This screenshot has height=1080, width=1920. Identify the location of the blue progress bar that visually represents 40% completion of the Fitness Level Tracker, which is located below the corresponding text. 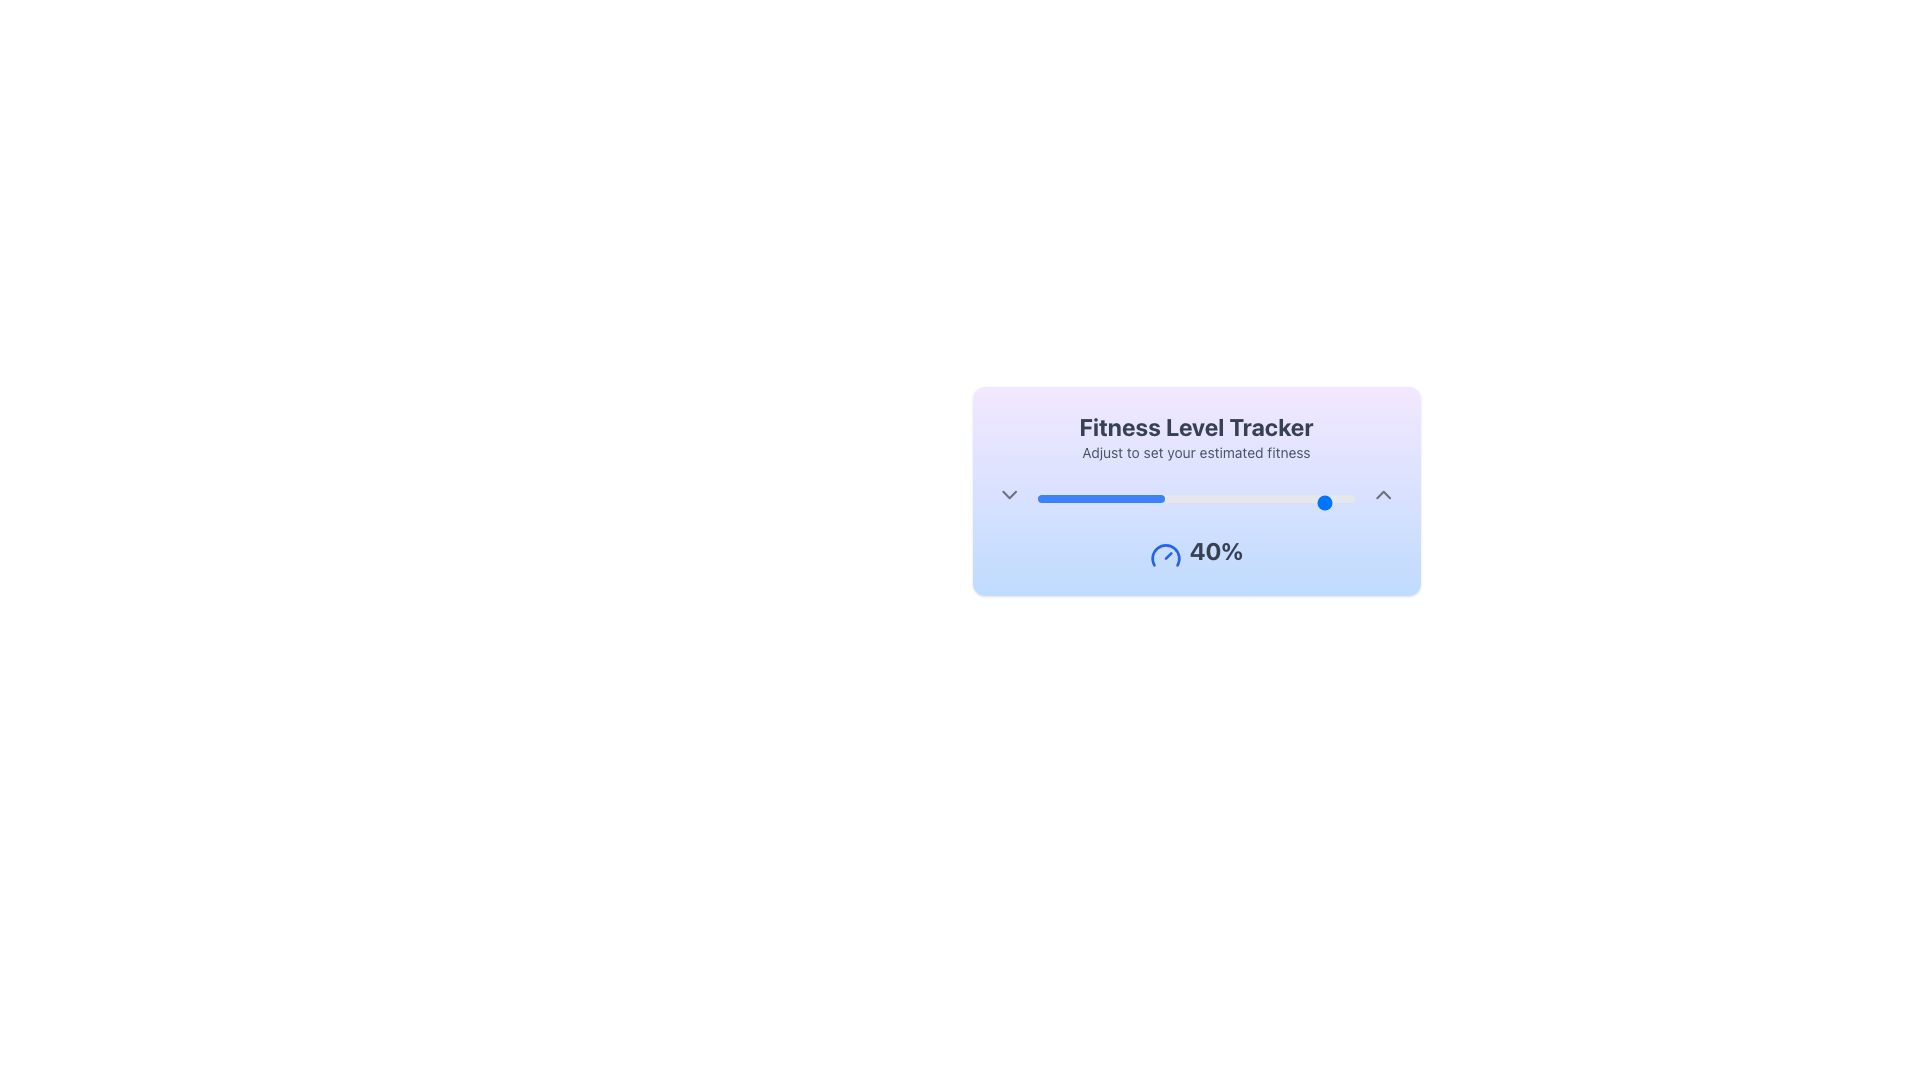
(1100, 497).